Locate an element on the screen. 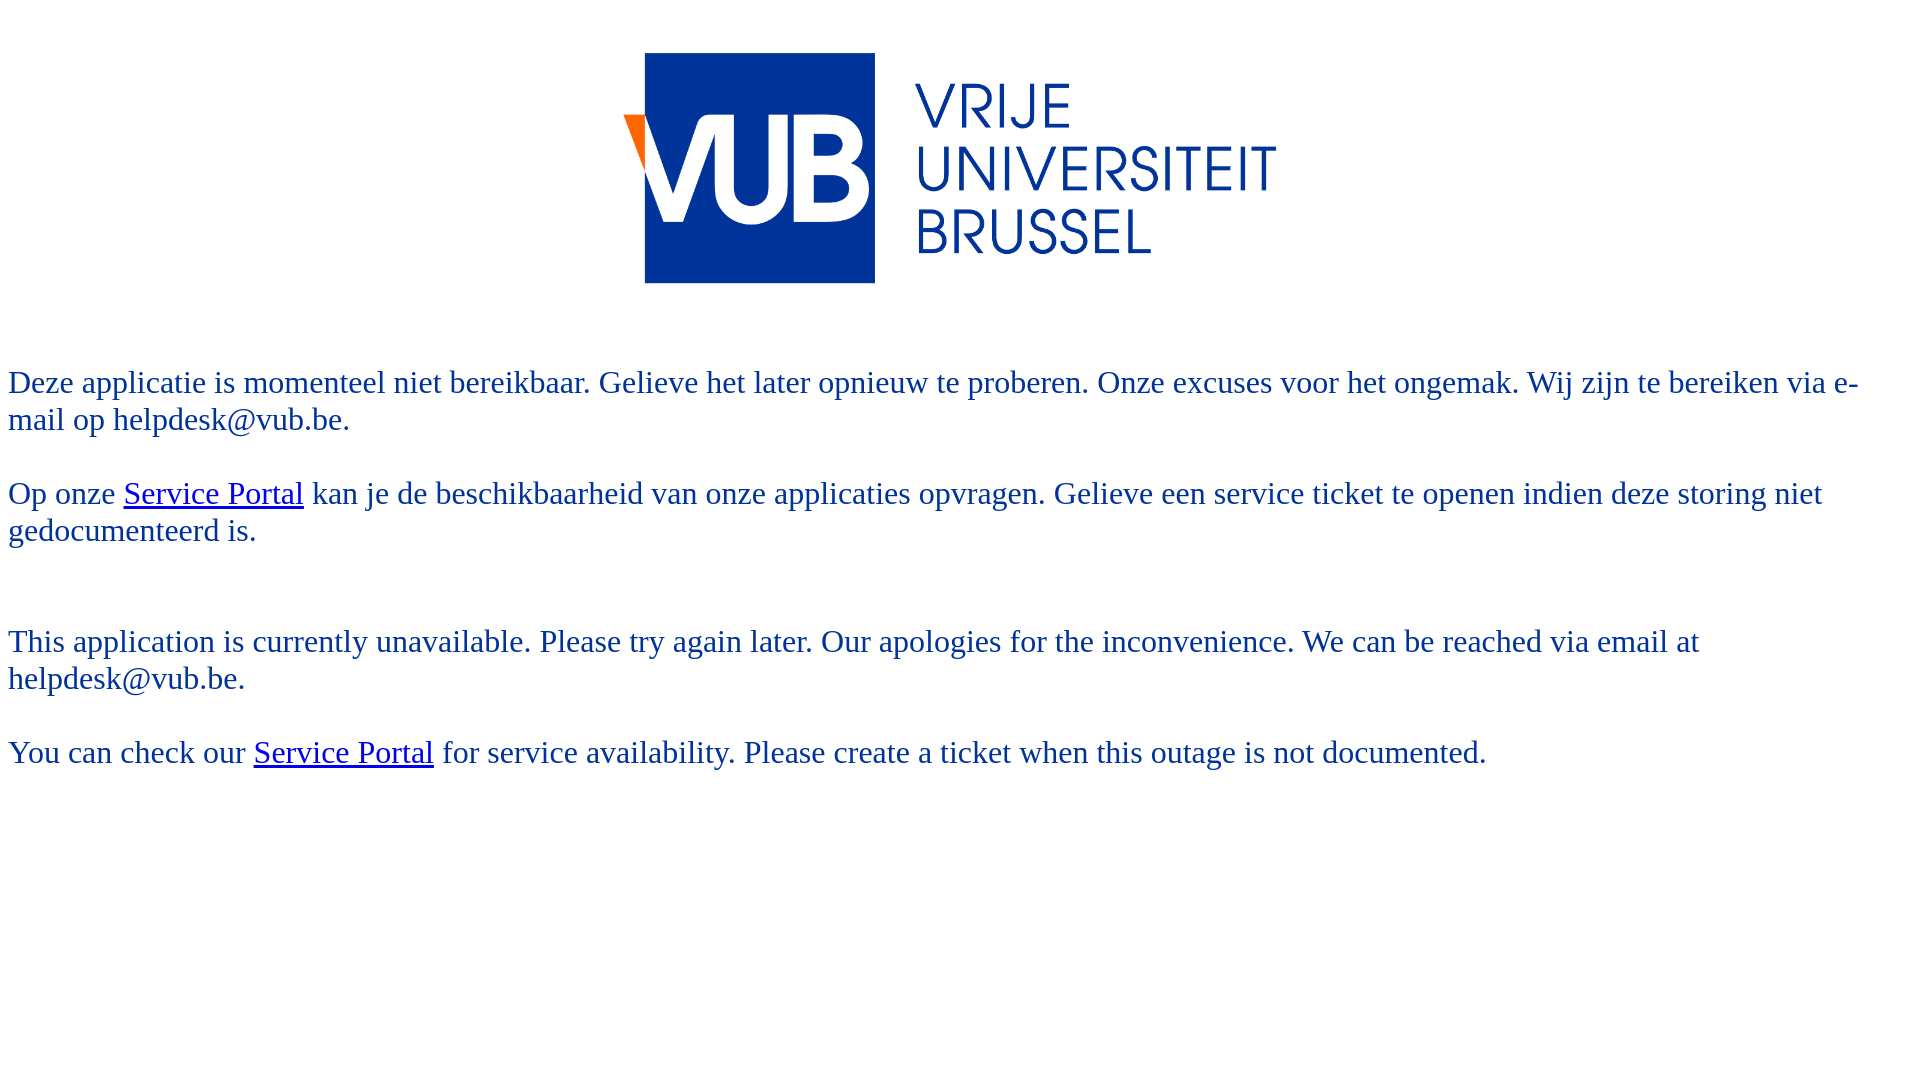  'Service Portal' is located at coordinates (214, 493).